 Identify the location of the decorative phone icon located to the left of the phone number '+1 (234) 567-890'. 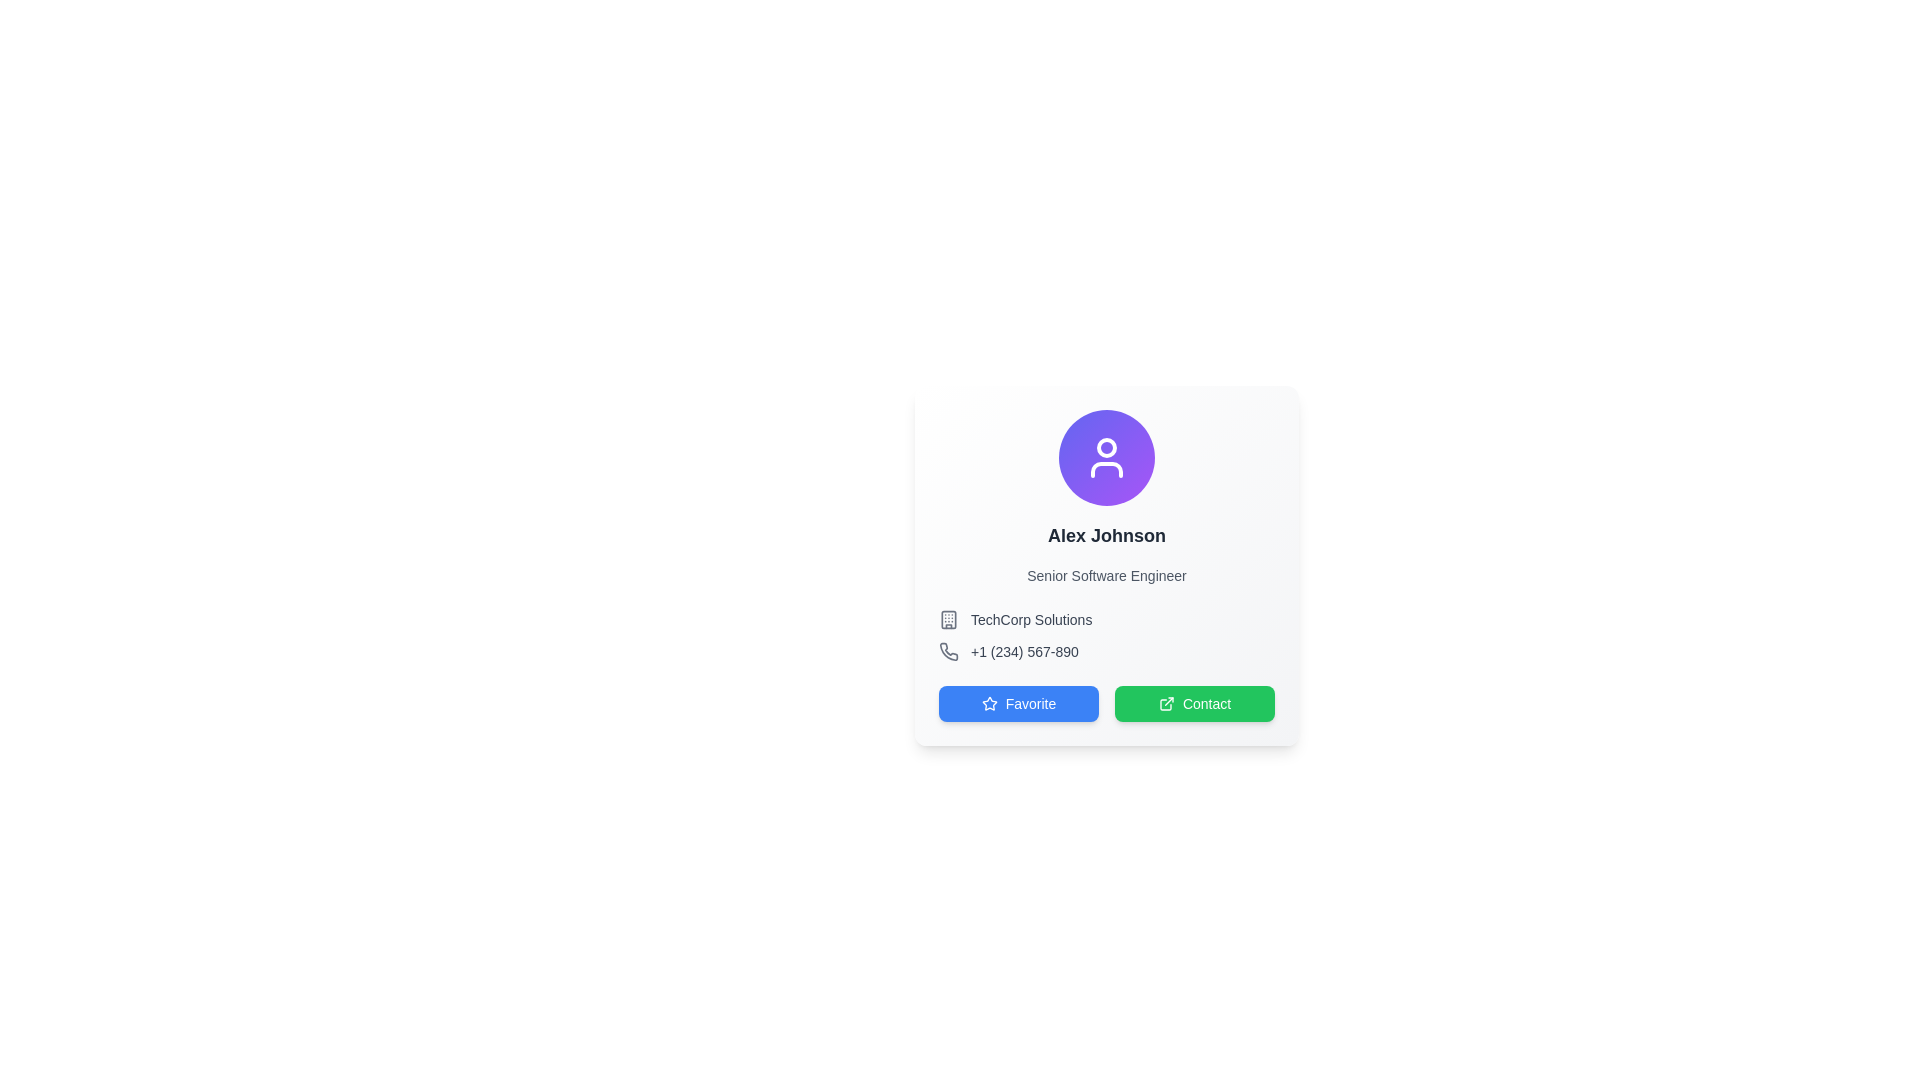
(948, 651).